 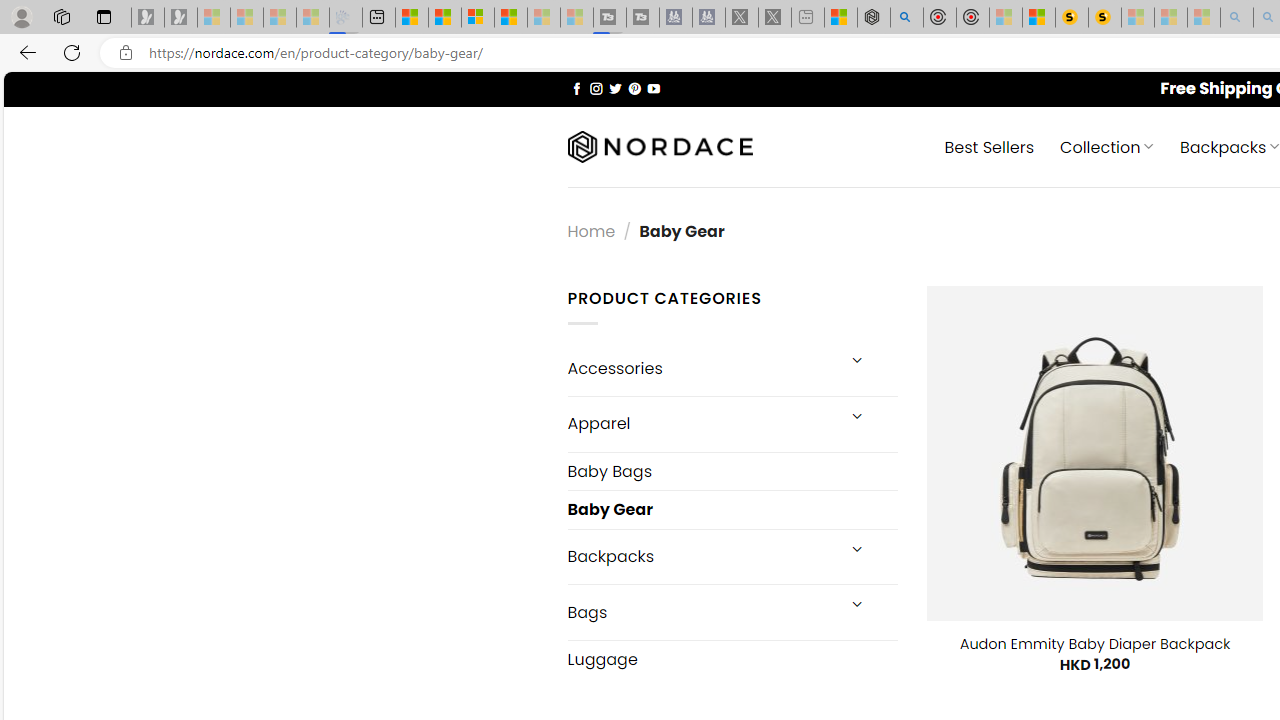 What do you see at coordinates (990, 145) in the screenshot?
I see `' Best Sellers'` at bounding box center [990, 145].